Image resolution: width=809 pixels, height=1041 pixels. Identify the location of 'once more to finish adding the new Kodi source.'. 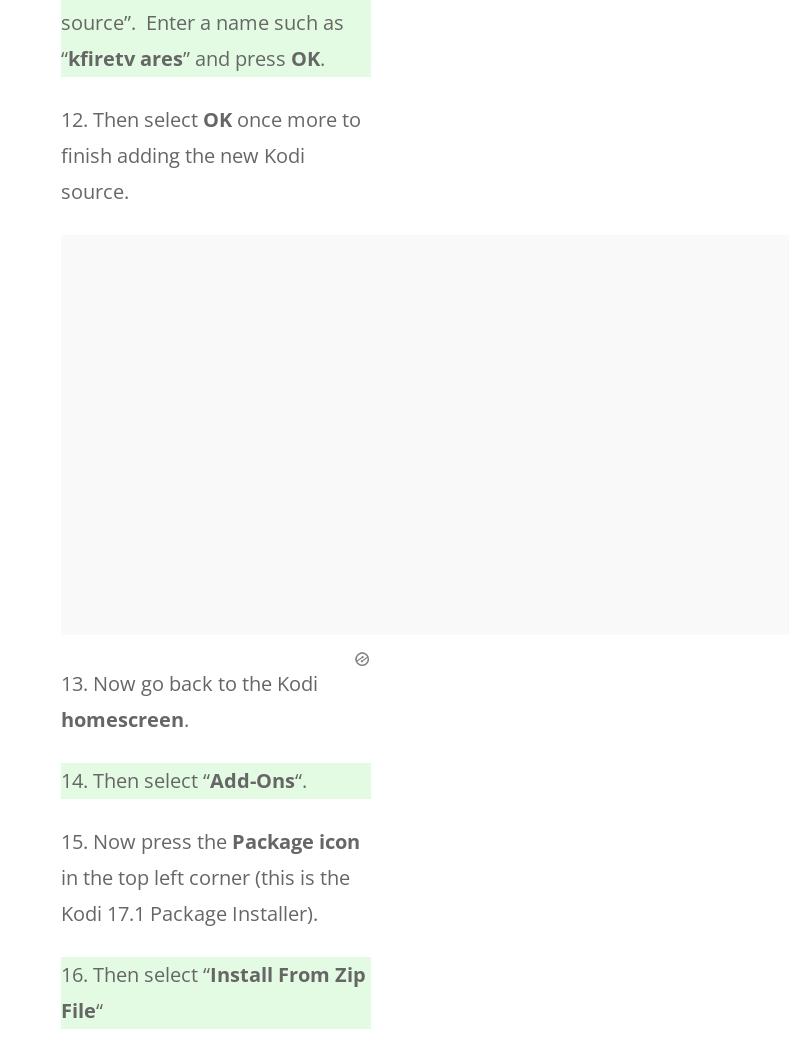
(60, 155).